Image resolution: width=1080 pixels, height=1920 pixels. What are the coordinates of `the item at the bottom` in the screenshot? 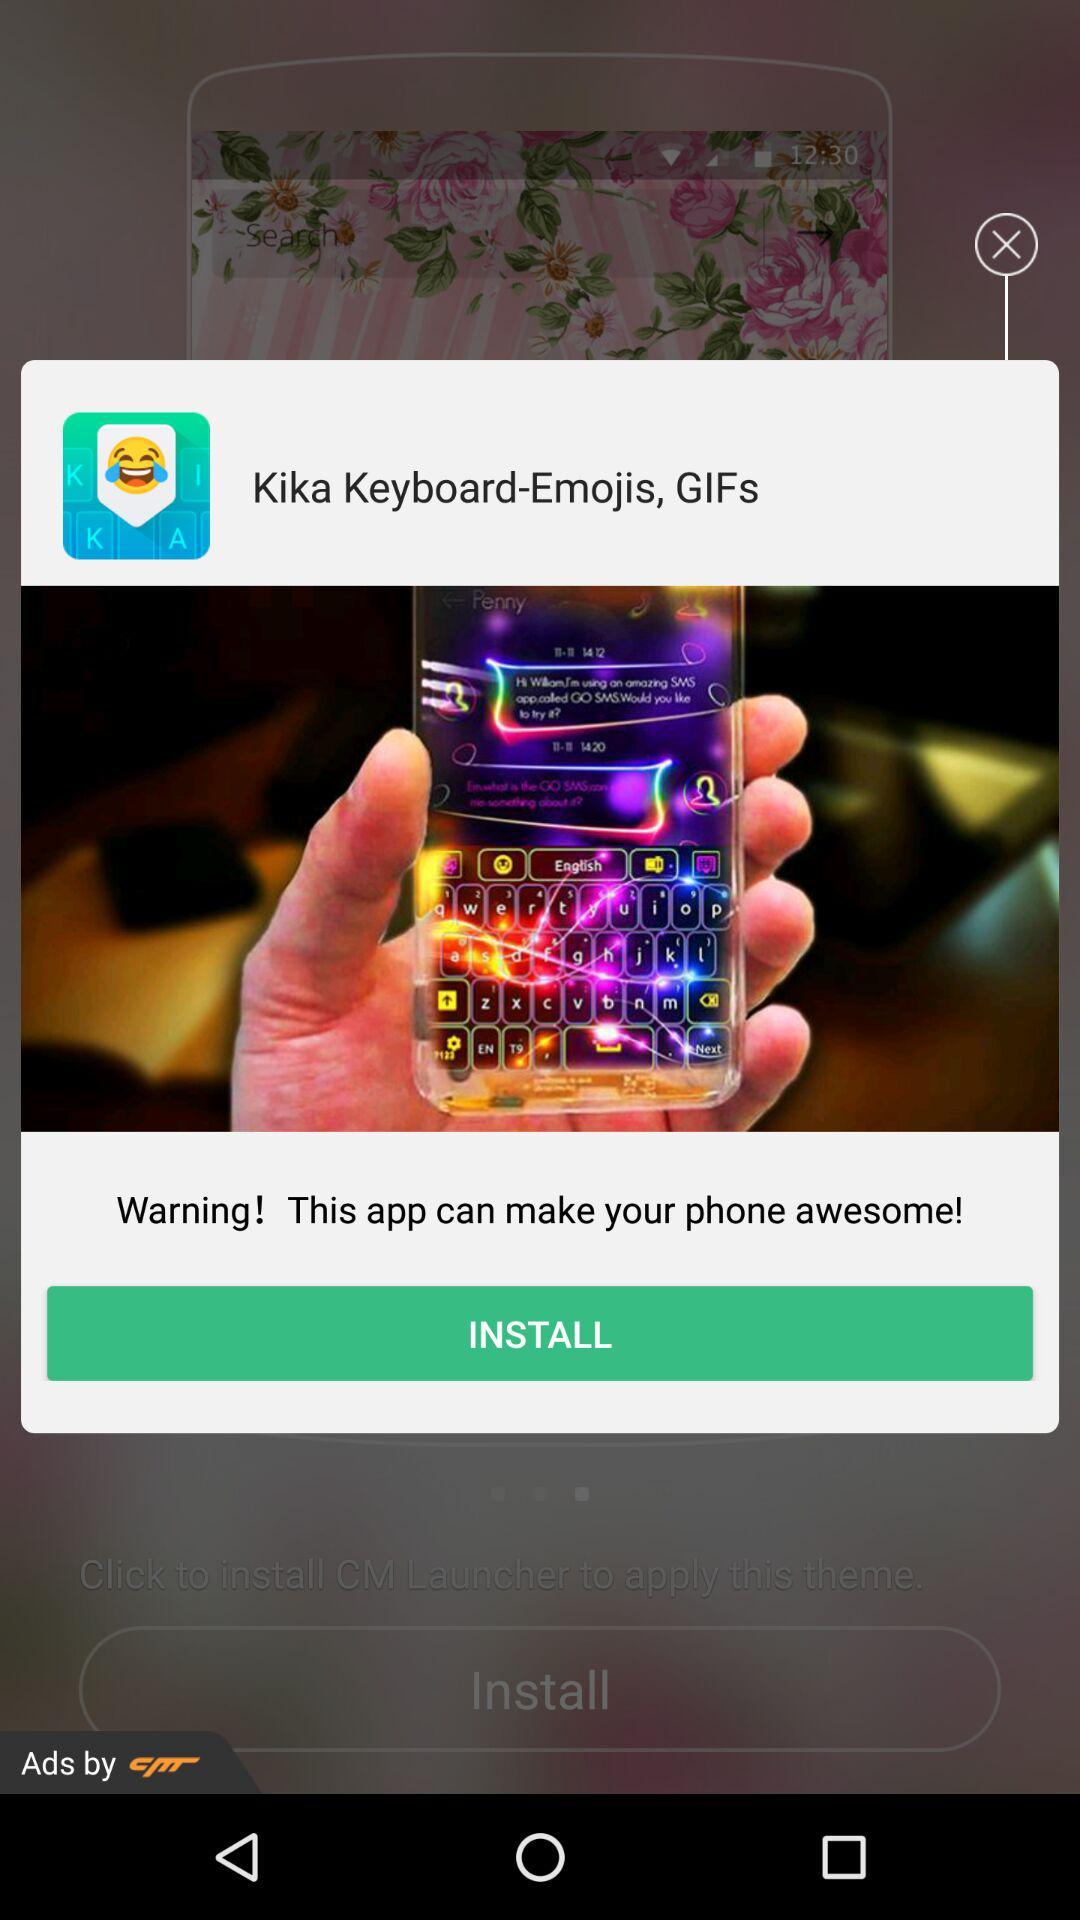 It's located at (540, 1333).